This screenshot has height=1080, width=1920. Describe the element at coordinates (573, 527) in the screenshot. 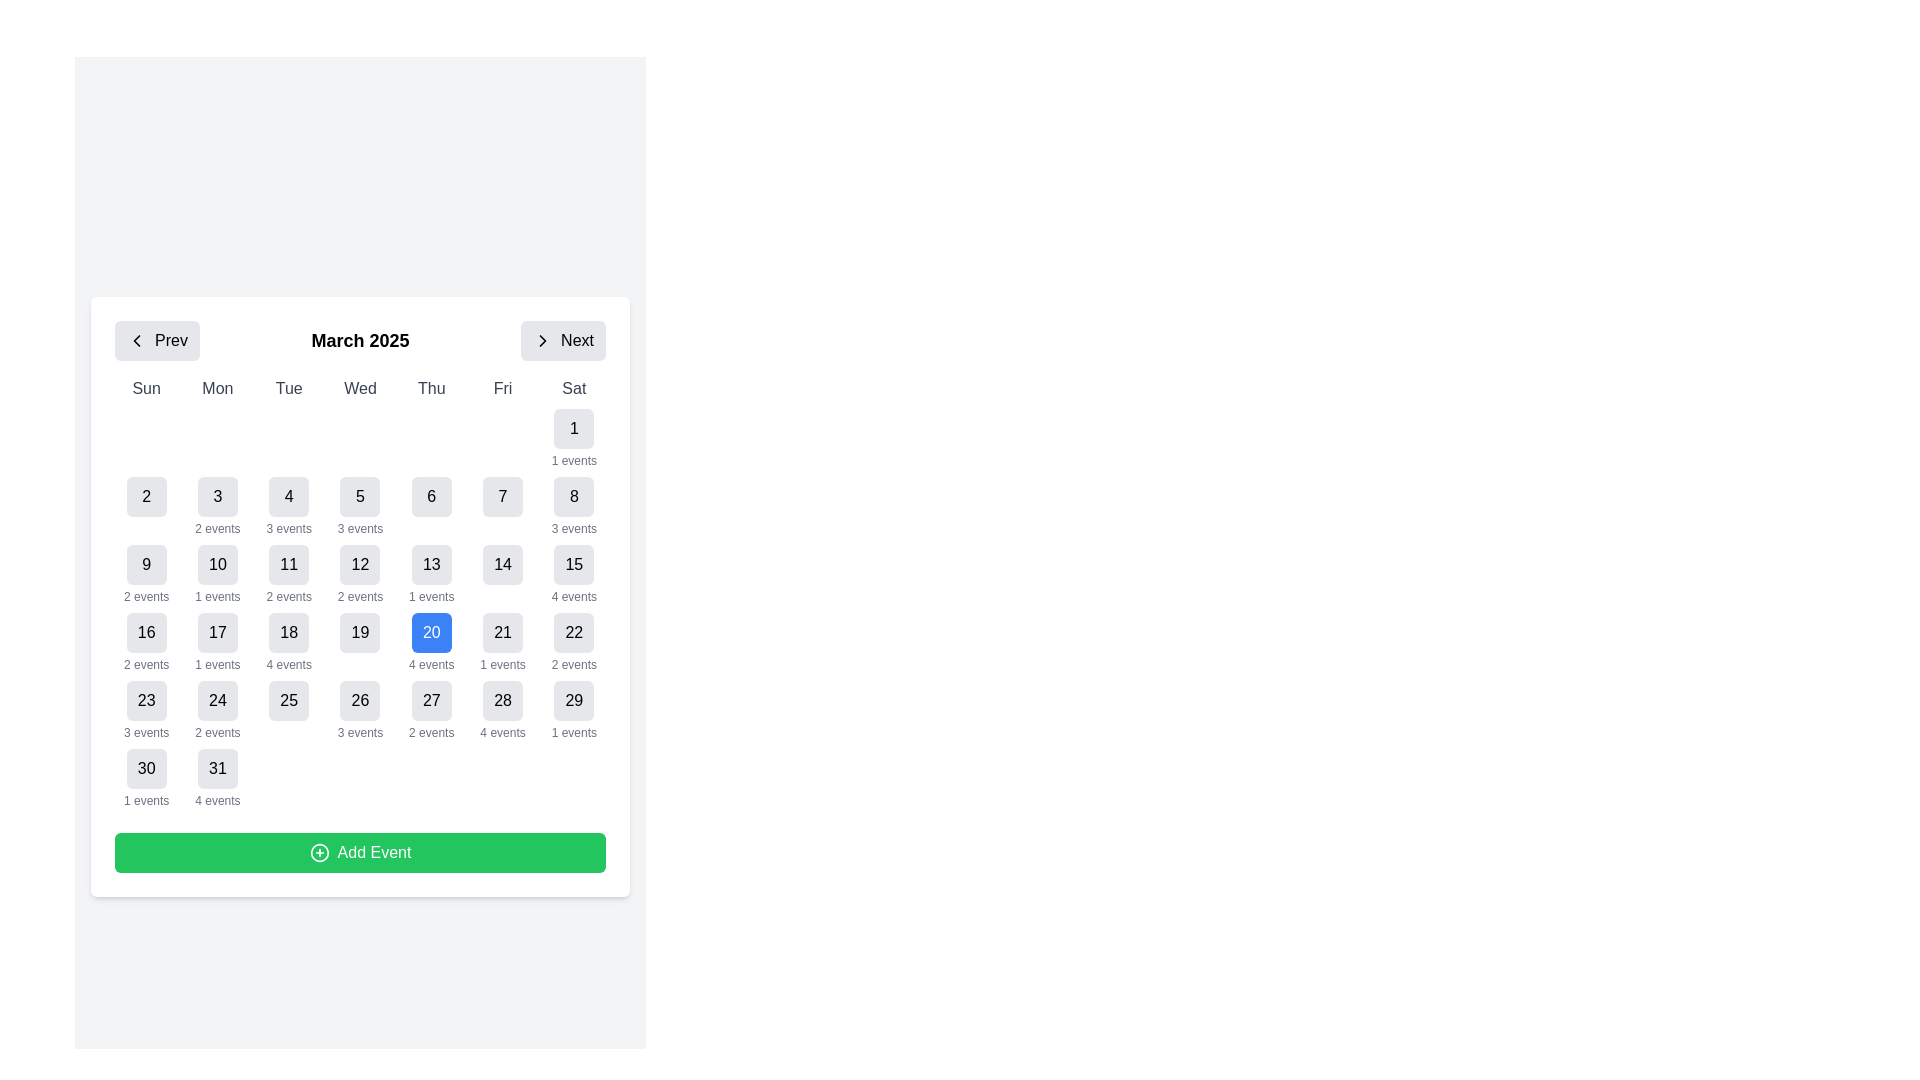

I see `the text label displaying the number of events for March 8, 2025, in the calendar layout if interactive elements are attached` at that location.